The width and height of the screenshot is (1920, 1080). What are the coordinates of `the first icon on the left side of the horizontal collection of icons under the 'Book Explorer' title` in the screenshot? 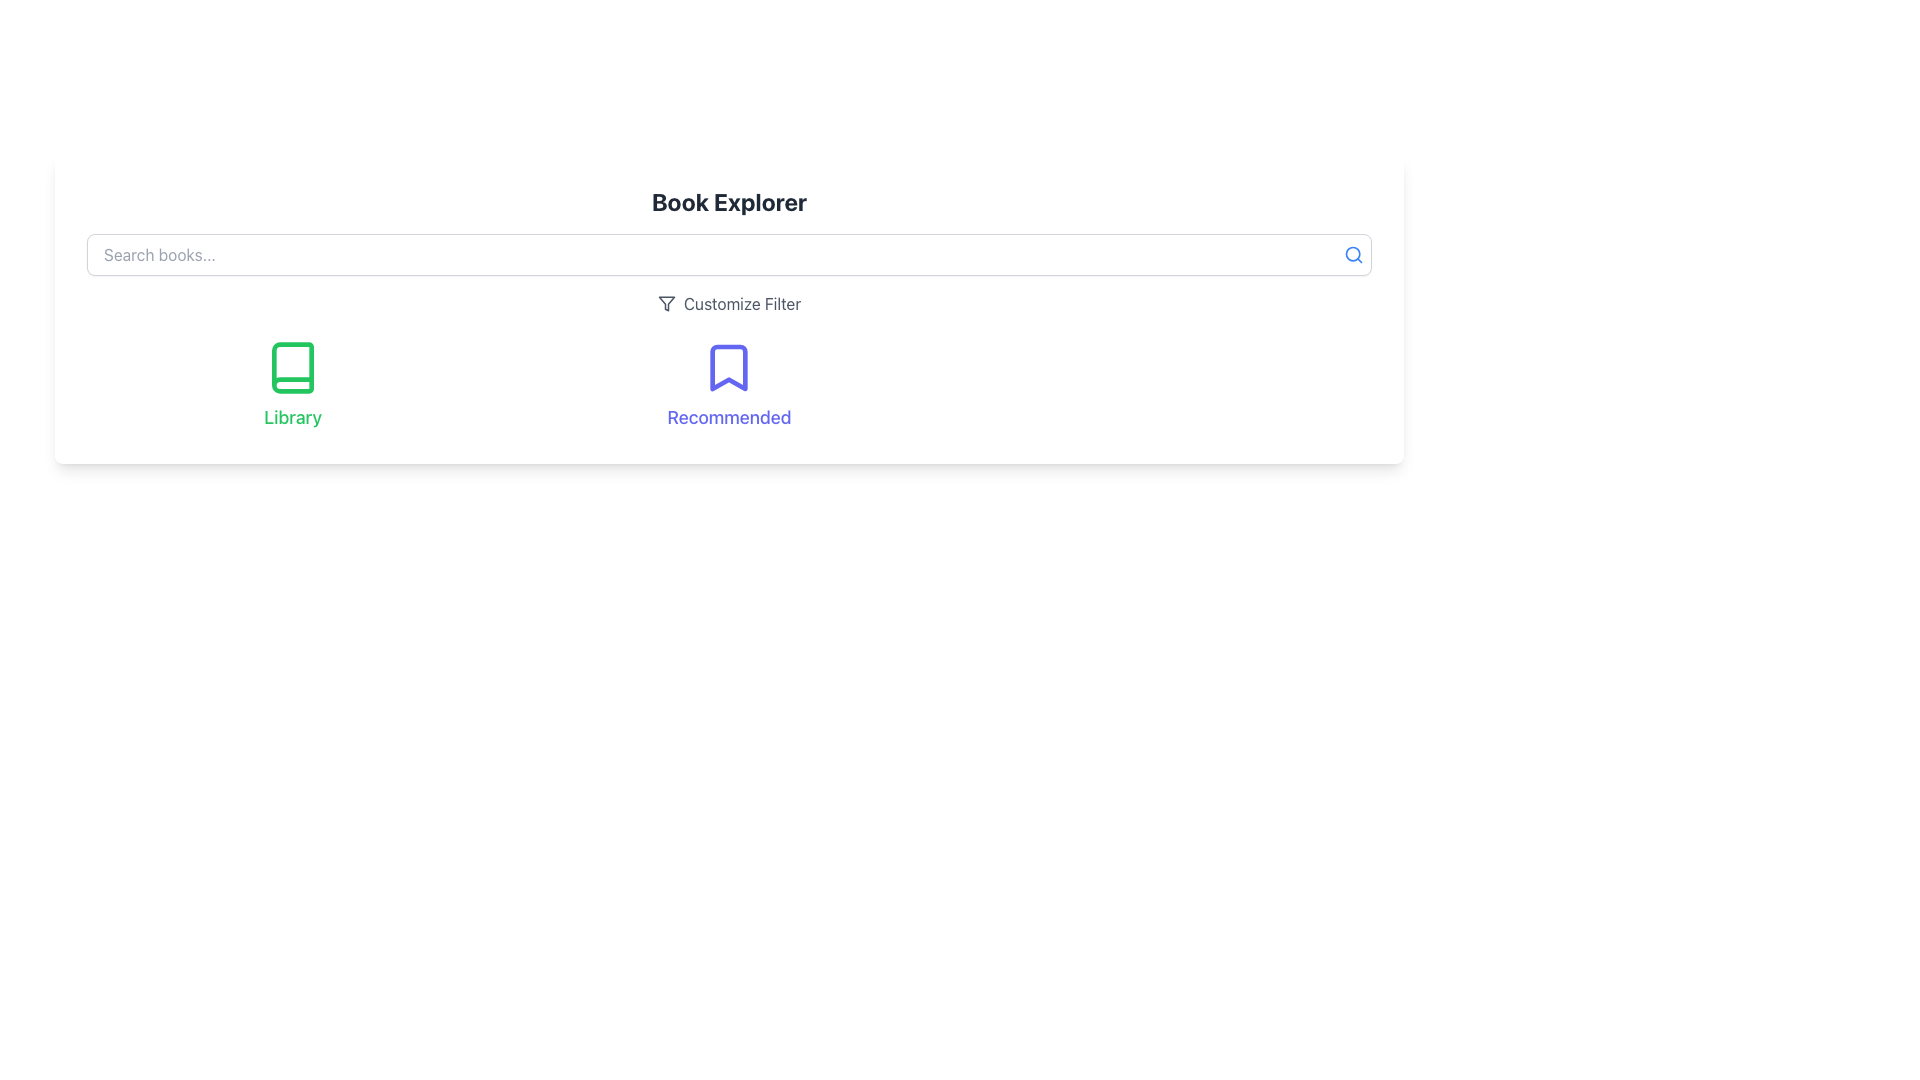 It's located at (292, 367).